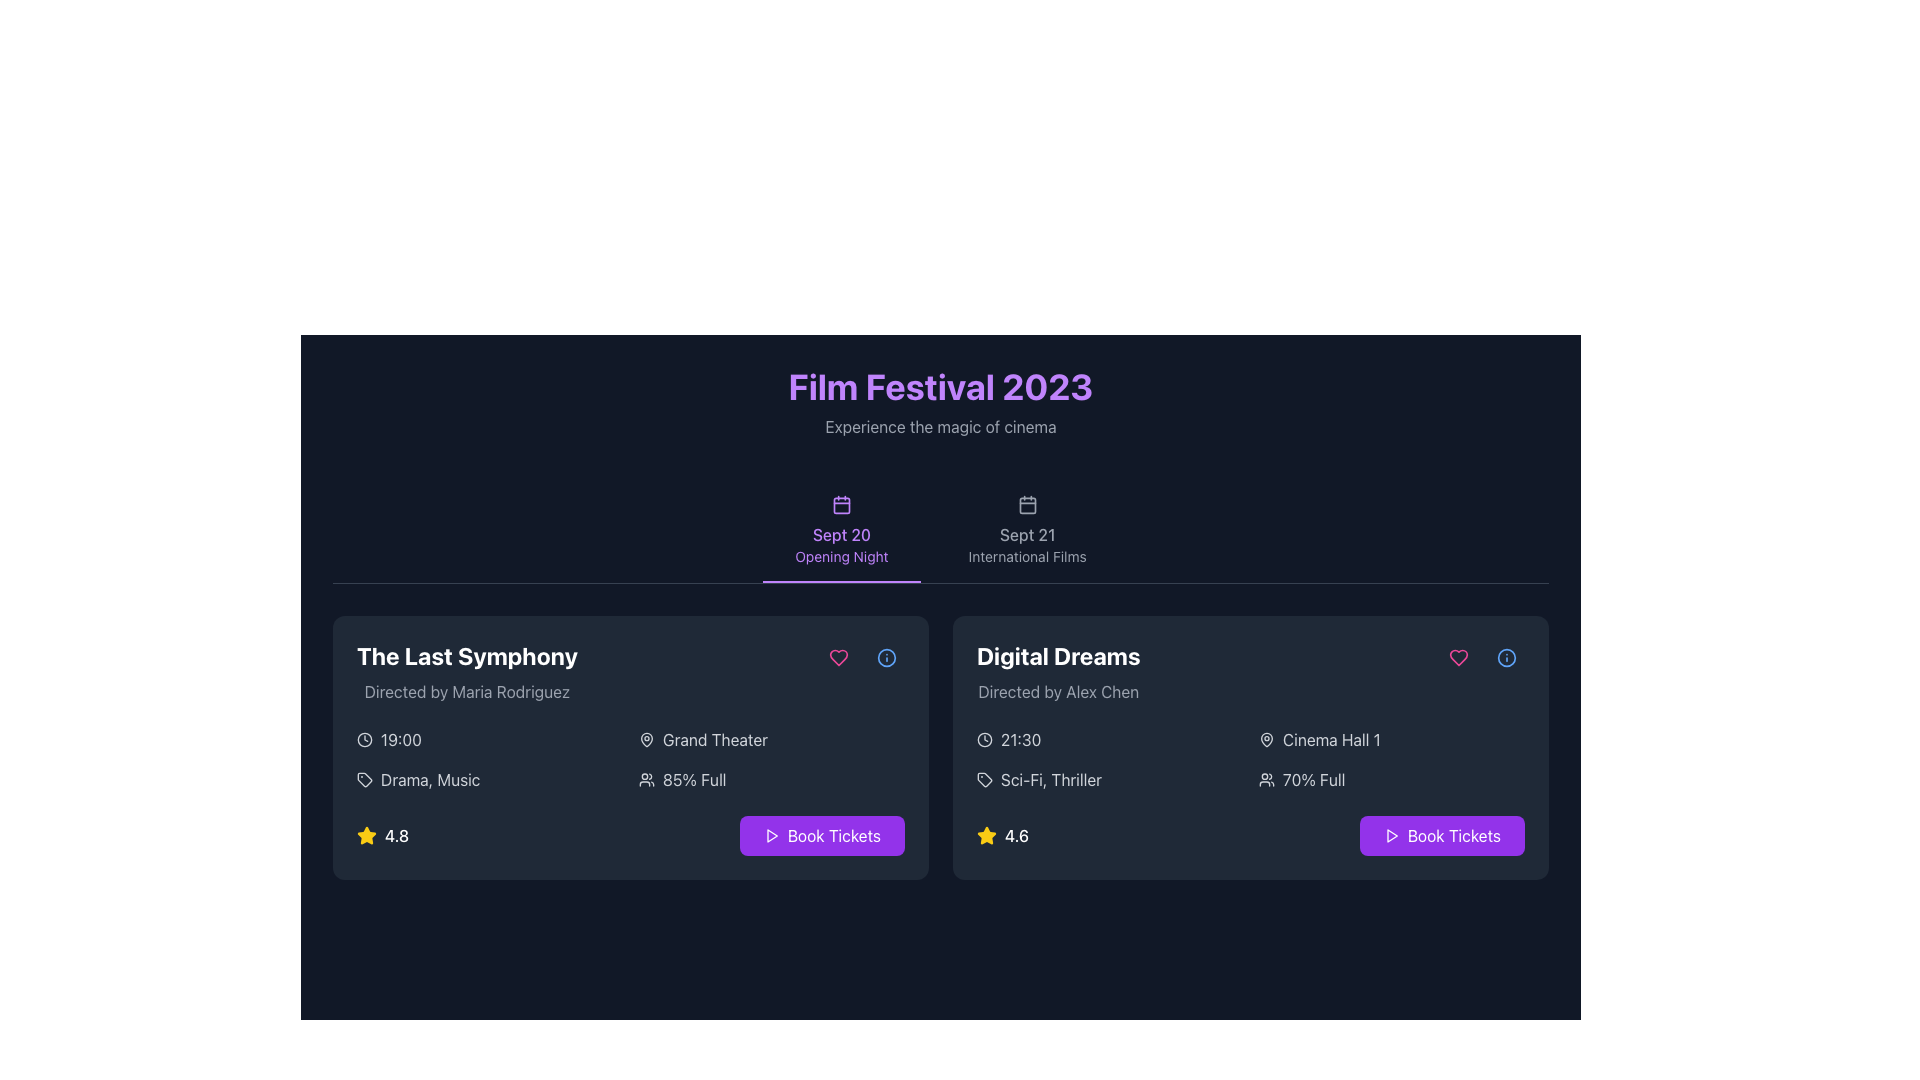 This screenshot has height=1080, width=1920. Describe the element at coordinates (383, 836) in the screenshot. I see `the star icon in the rating display for 'The Last Symphony'` at that location.